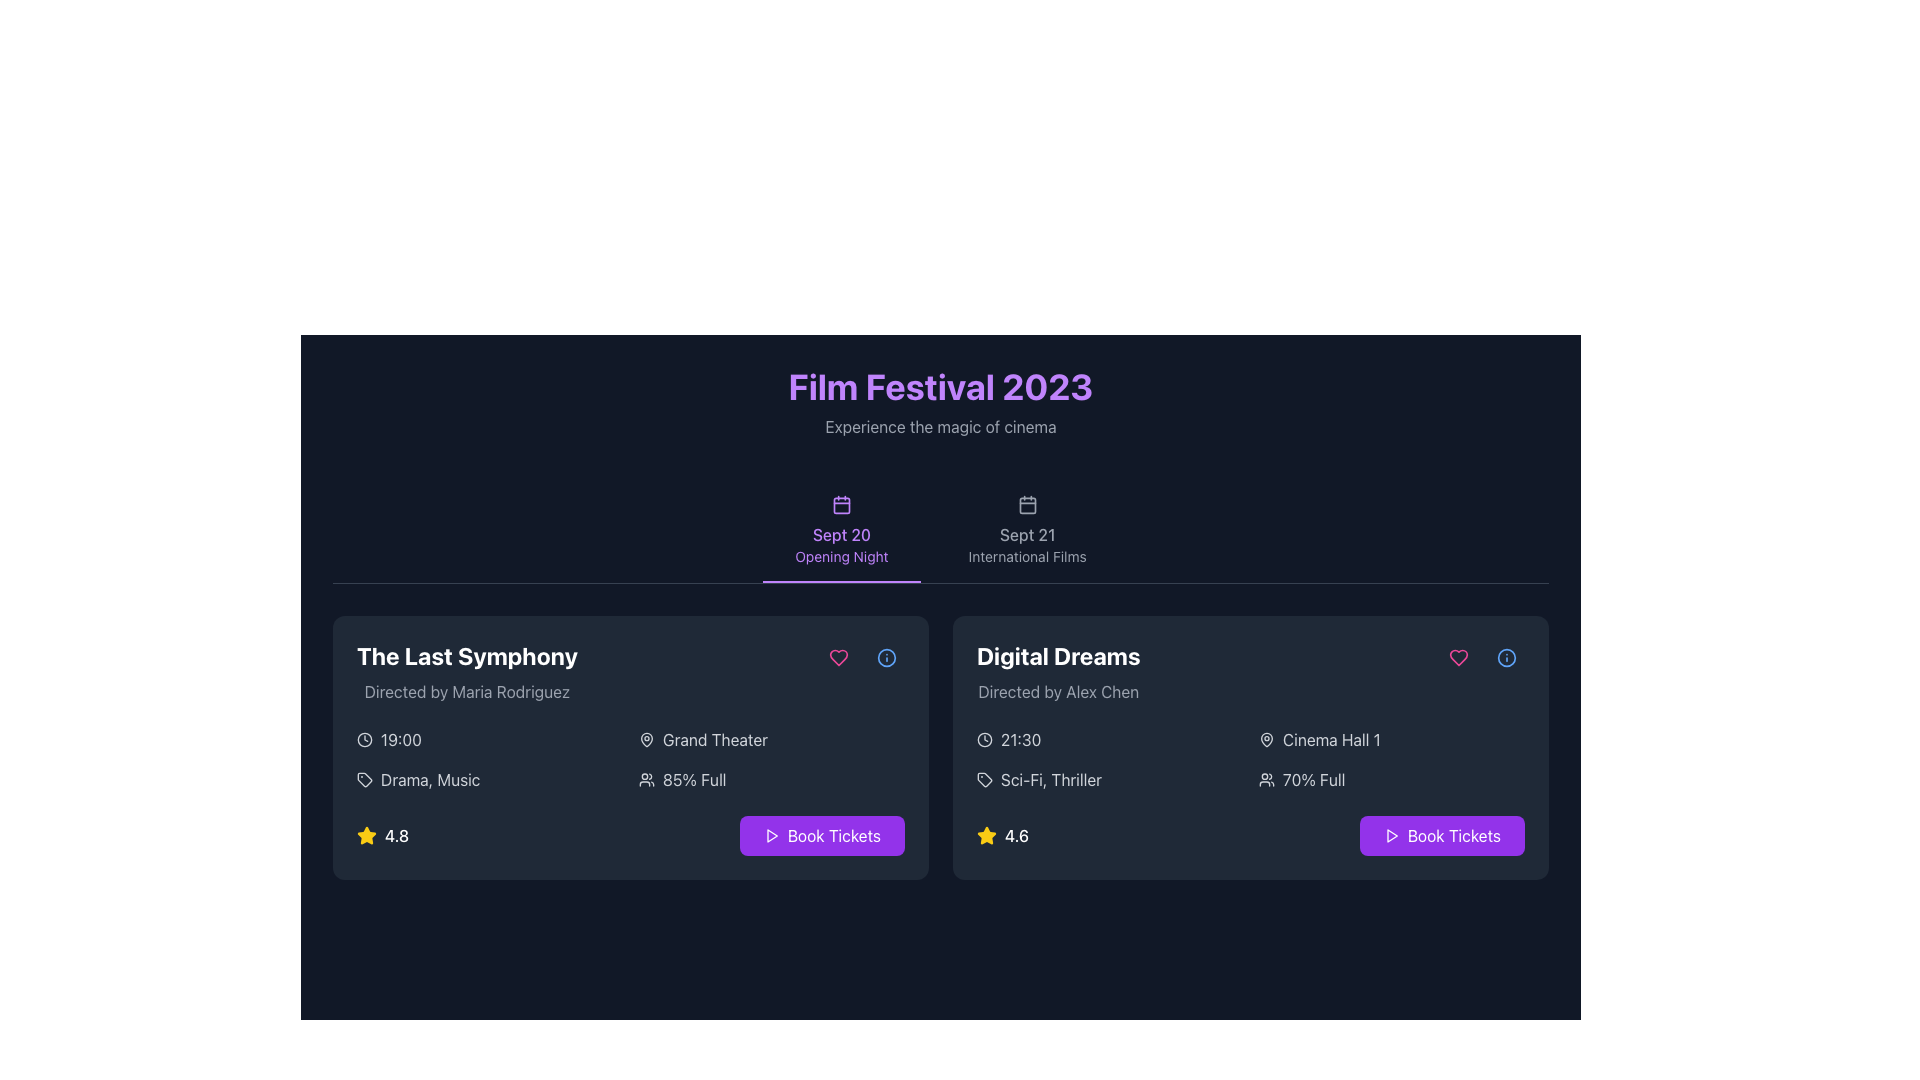 This screenshot has height=1080, width=1920. Describe the element at coordinates (383, 836) in the screenshot. I see `the star icon in the rating display for 'The Last Symphony'` at that location.